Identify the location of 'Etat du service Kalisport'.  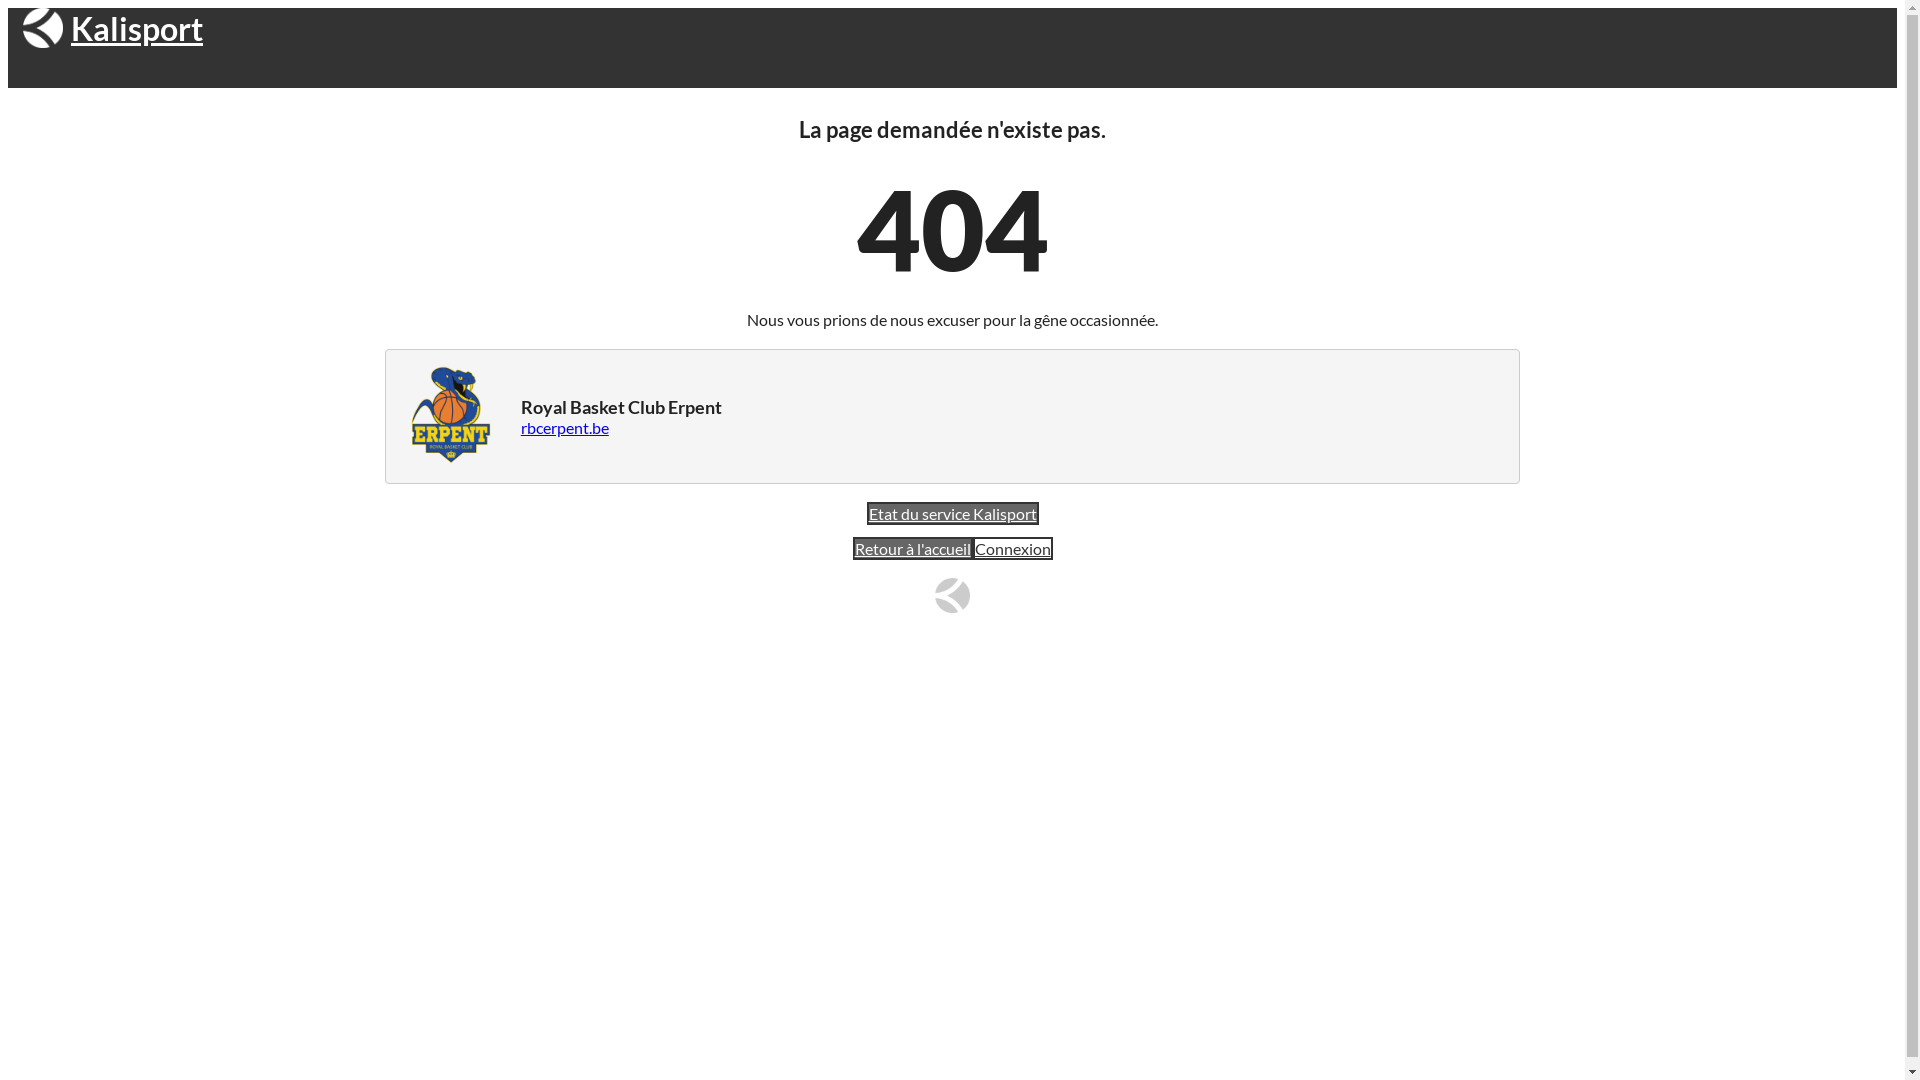
(950, 512).